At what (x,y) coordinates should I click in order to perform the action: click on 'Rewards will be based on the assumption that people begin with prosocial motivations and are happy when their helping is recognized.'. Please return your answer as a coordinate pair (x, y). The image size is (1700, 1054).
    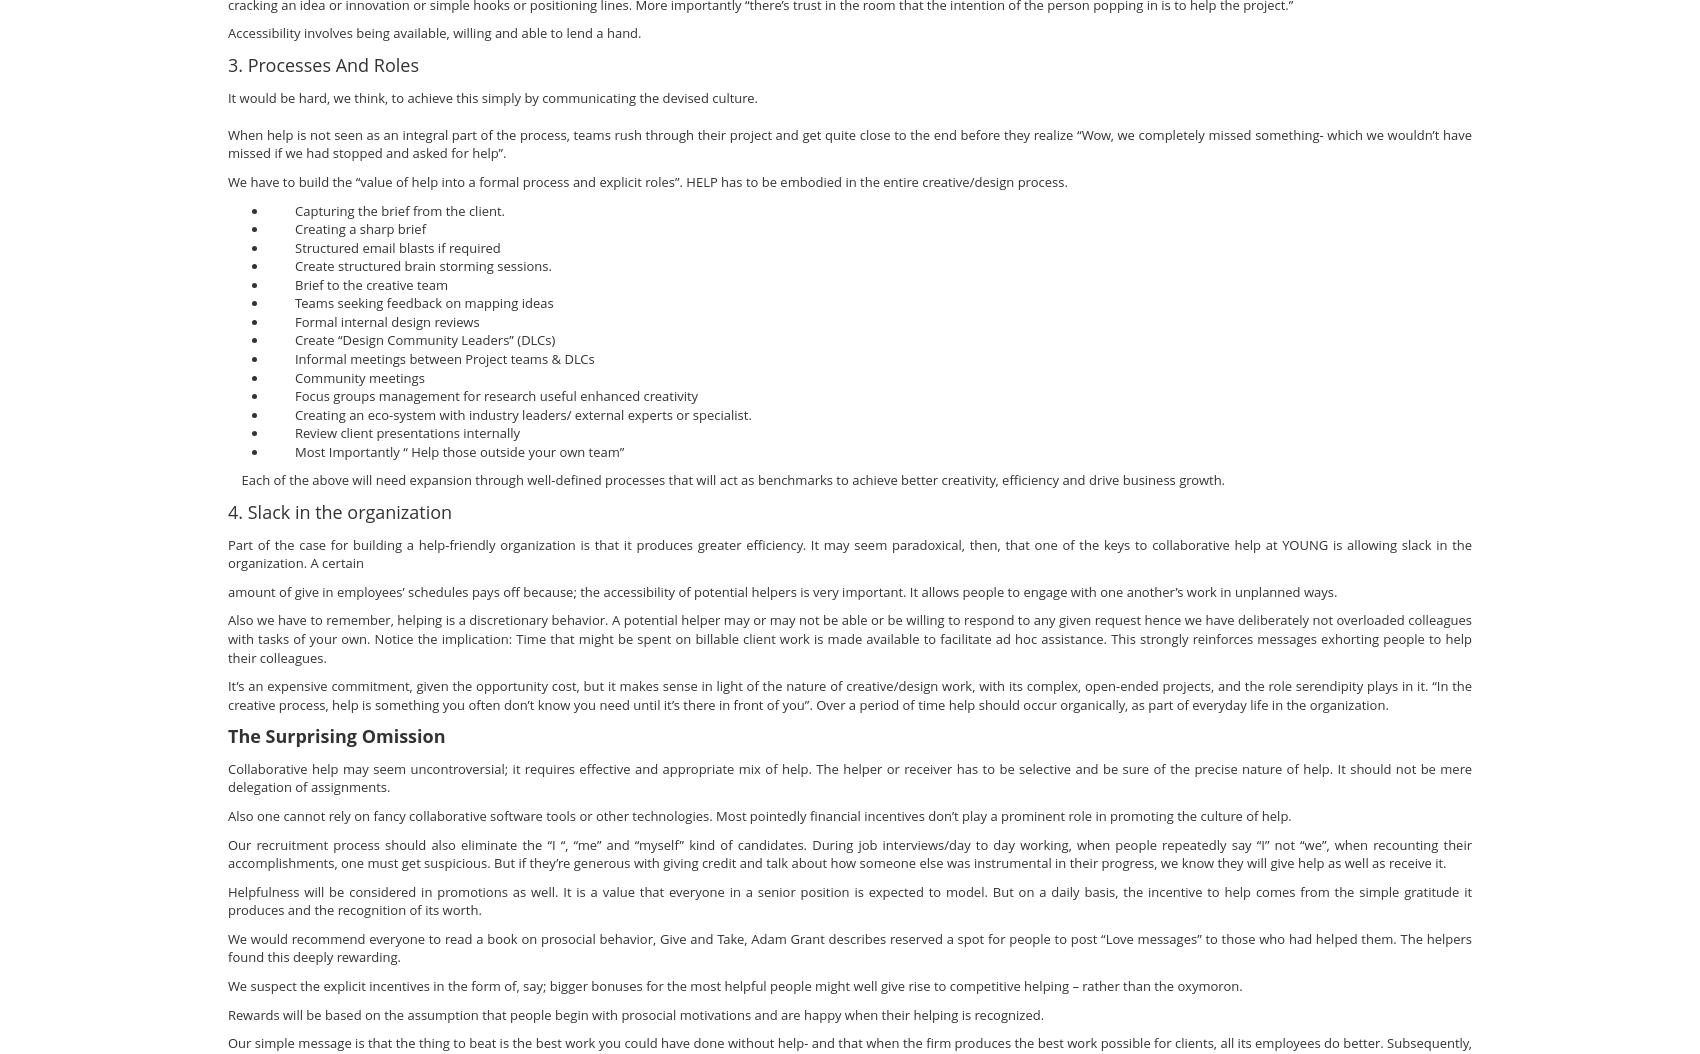
    Looking at the image, I should click on (634, 1012).